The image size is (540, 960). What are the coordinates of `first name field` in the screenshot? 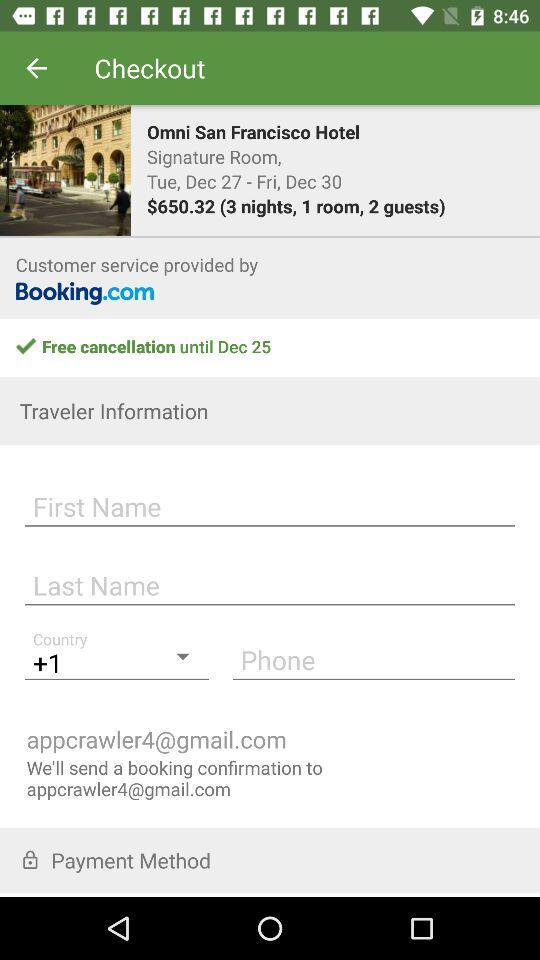 It's located at (270, 503).